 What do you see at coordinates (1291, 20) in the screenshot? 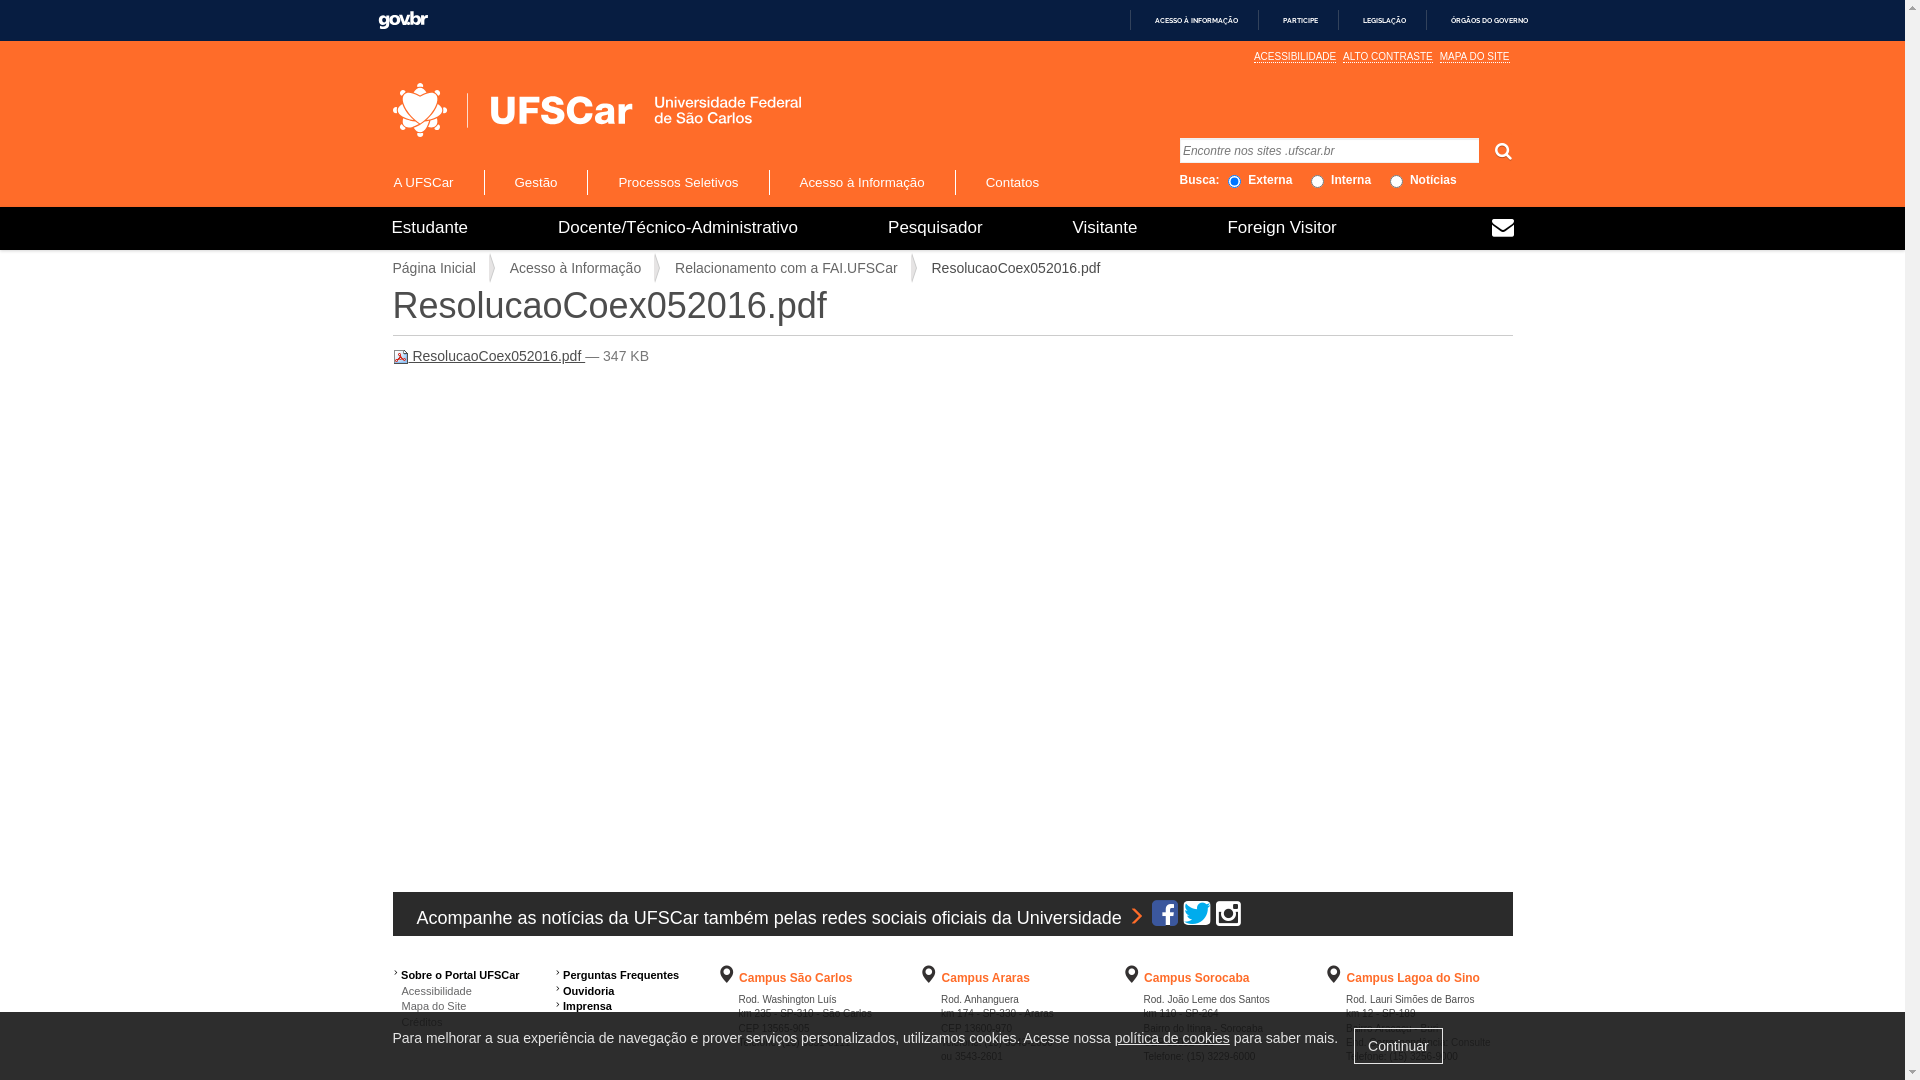
I see `'PARTICIPE'` at bounding box center [1291, 20].